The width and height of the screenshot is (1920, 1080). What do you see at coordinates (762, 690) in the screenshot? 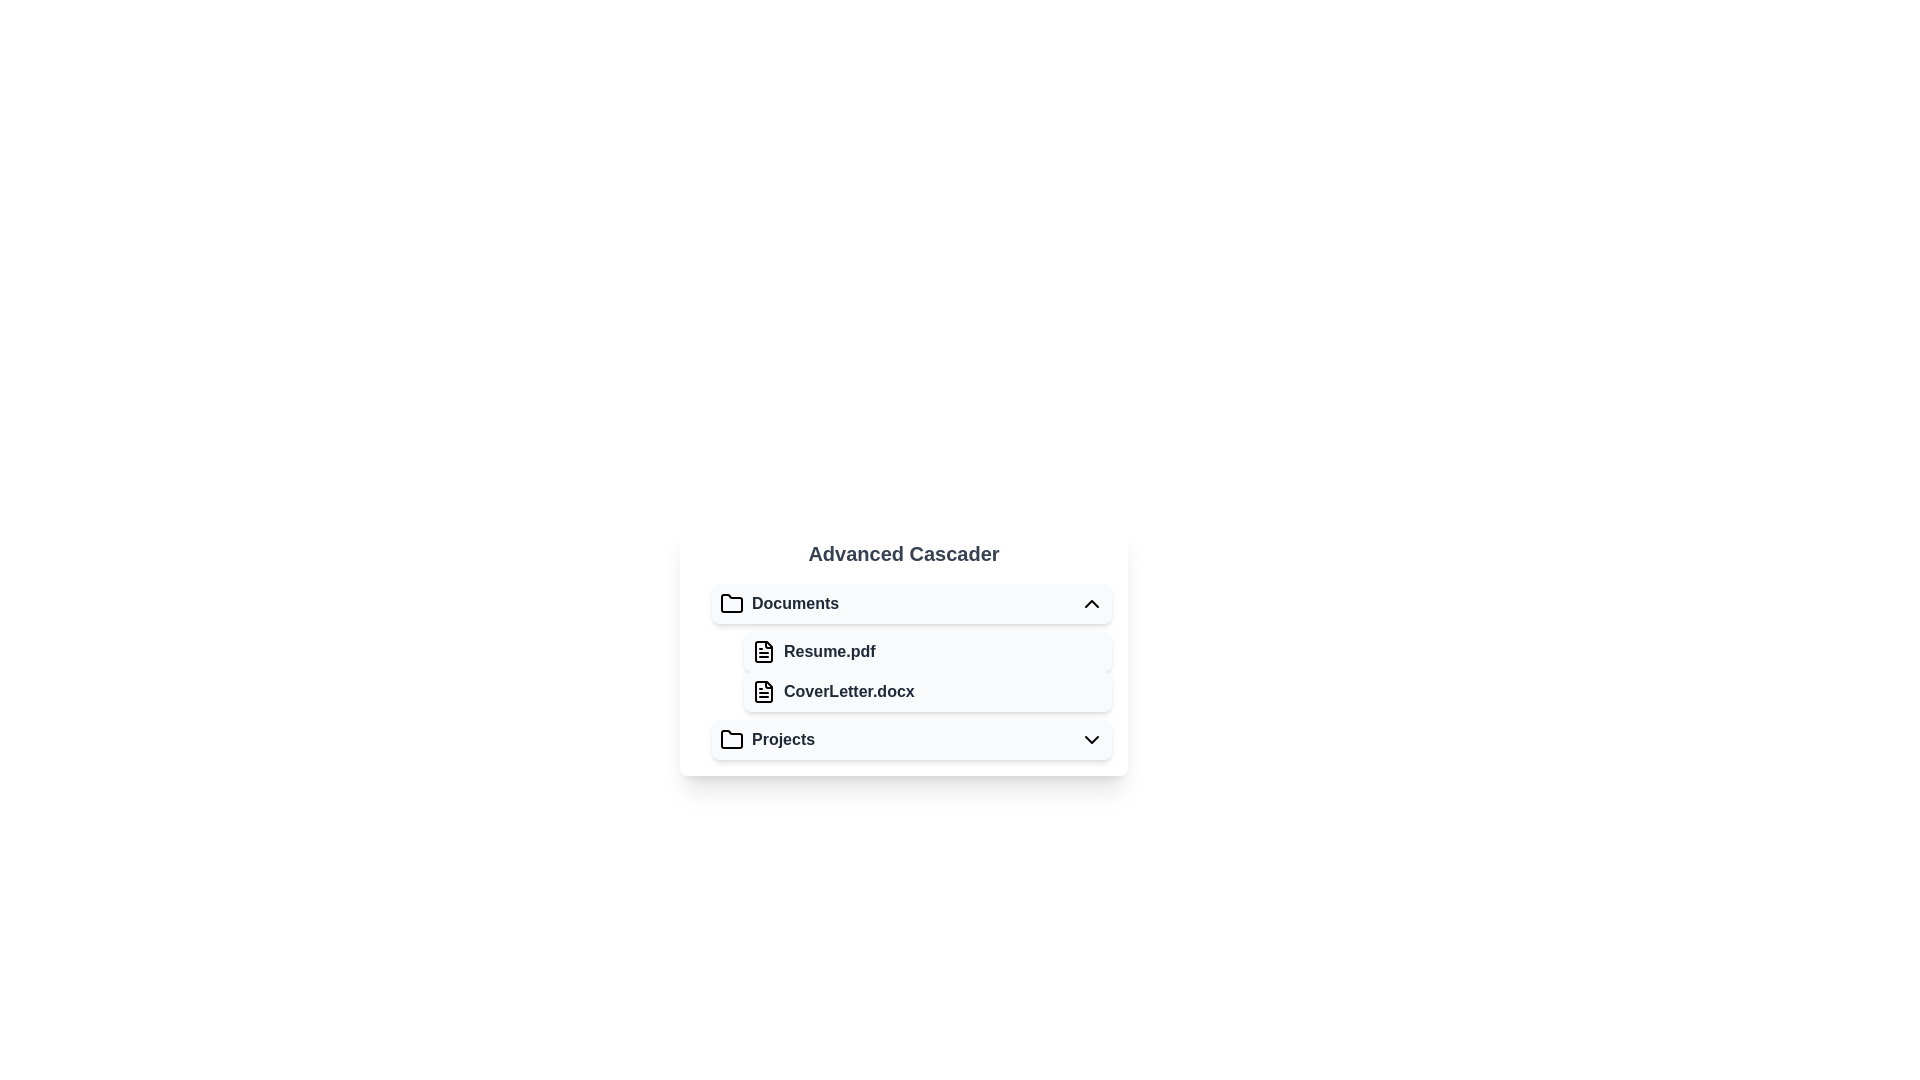
I see `the icon that represents the 'CoverLetter.docx' file entry in the 'Documents' section of the 'Advanced Cascader' interface` at bounding box center [762, 690].